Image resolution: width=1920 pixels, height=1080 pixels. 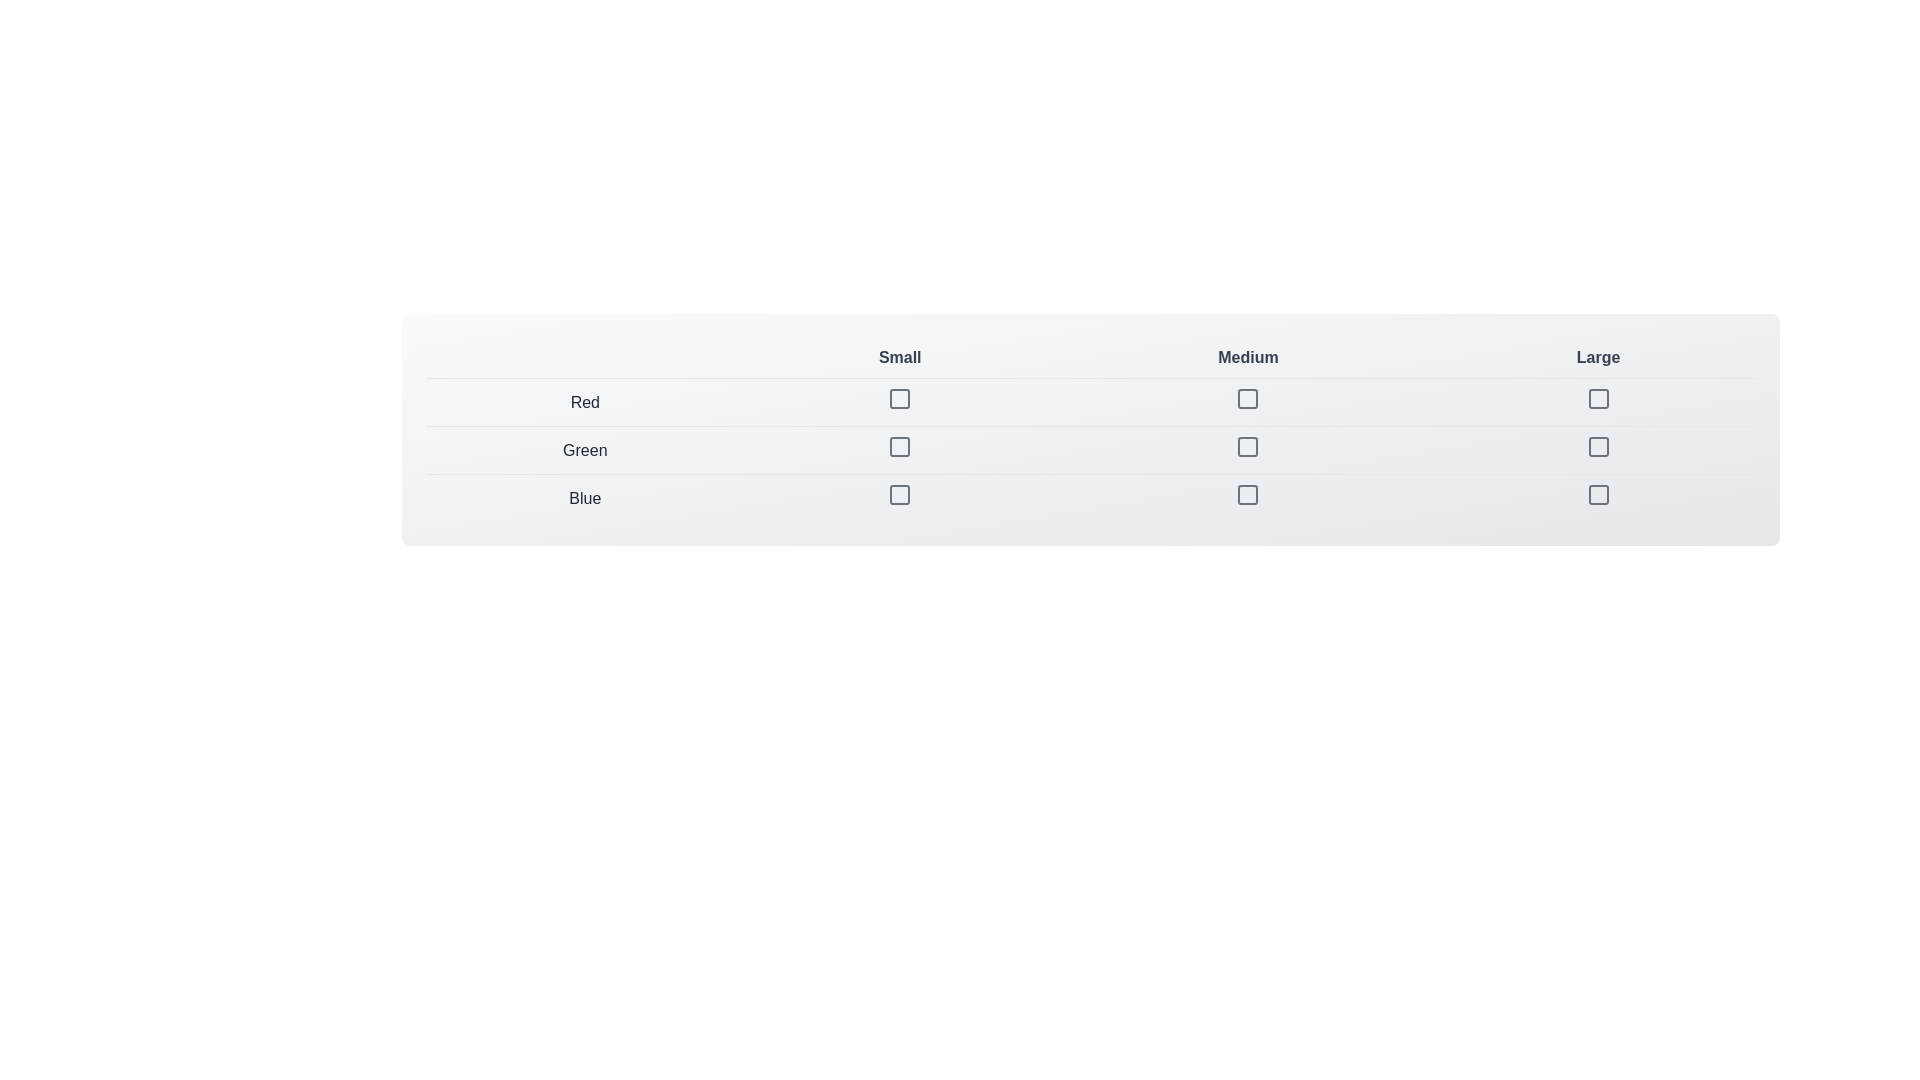 What do you see at coordinates (1247, 398) in the screenshot?
I see `the checkbox located in the 'Medium' column for the 'Red' row, allowing users to select or deselect an option` at bounding box center [1247, 398].